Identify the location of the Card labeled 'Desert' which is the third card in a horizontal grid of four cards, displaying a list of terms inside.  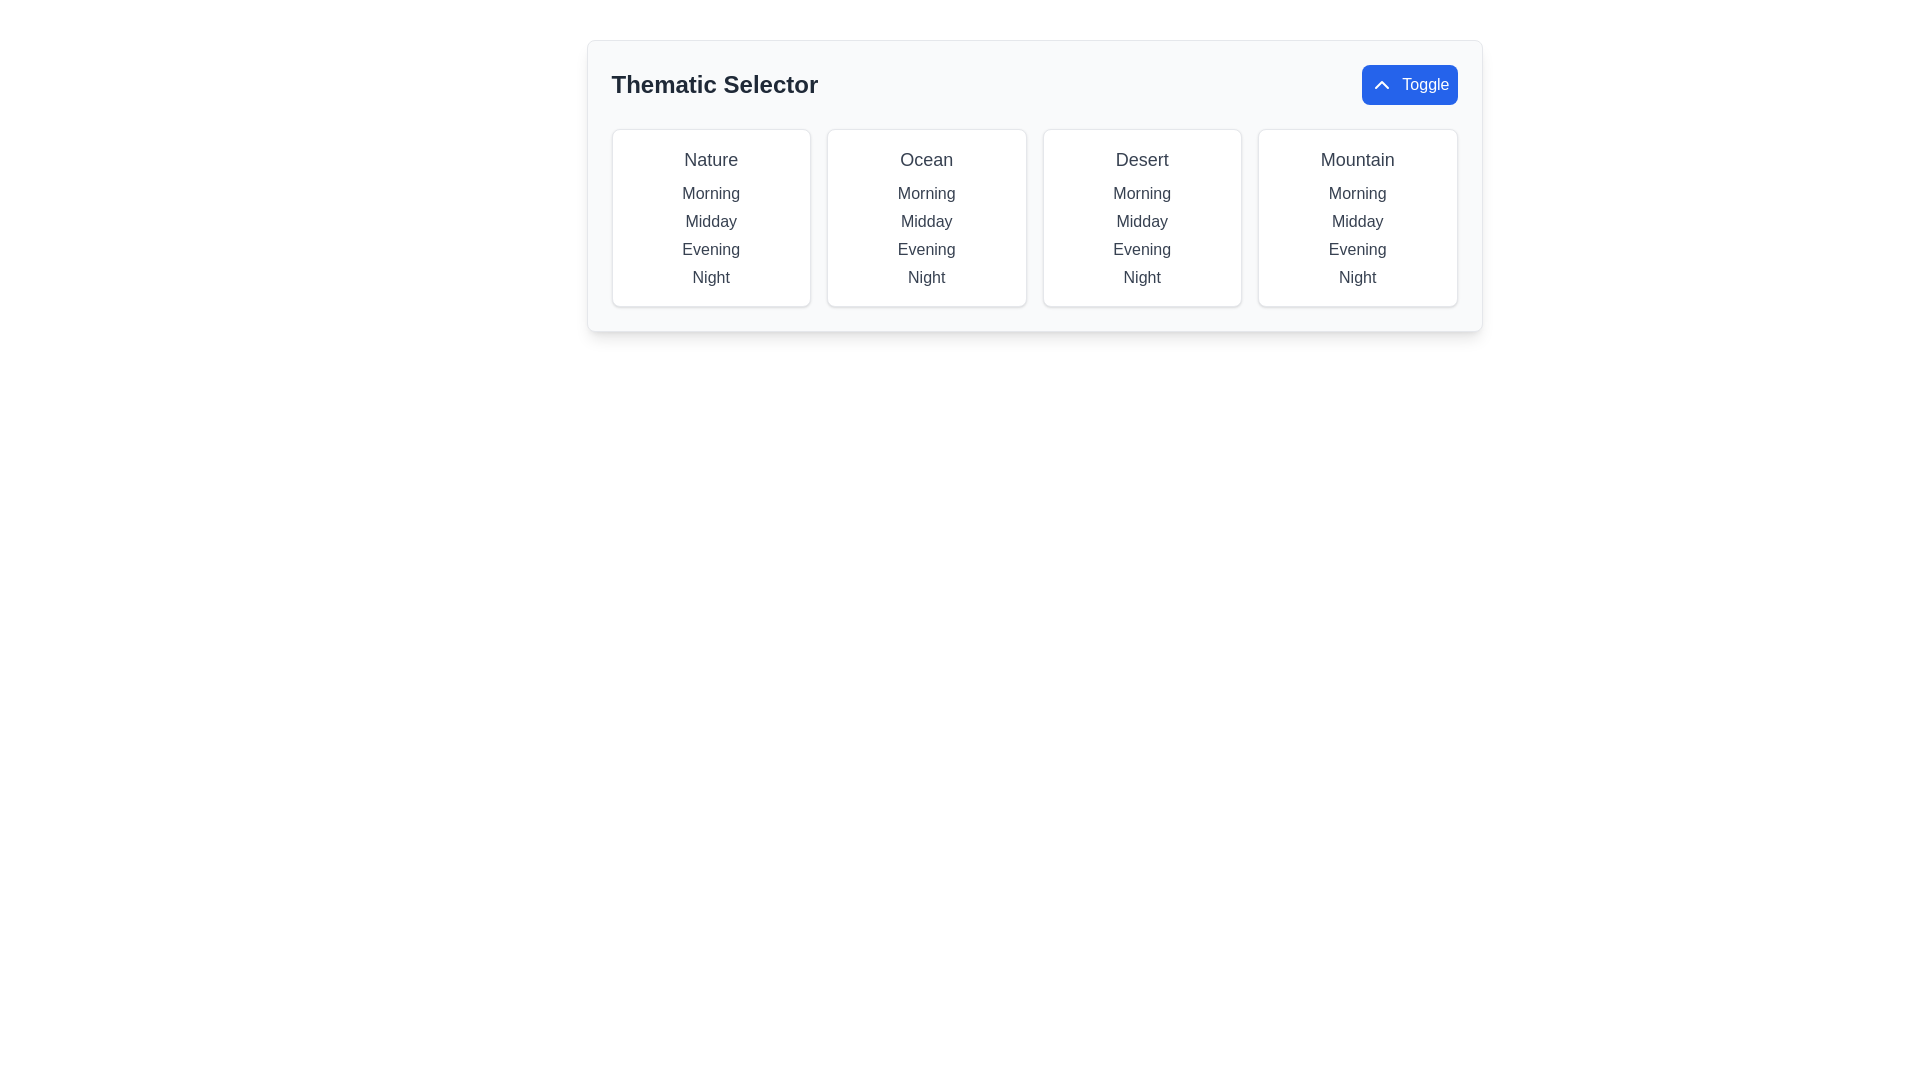
(1142, 218).